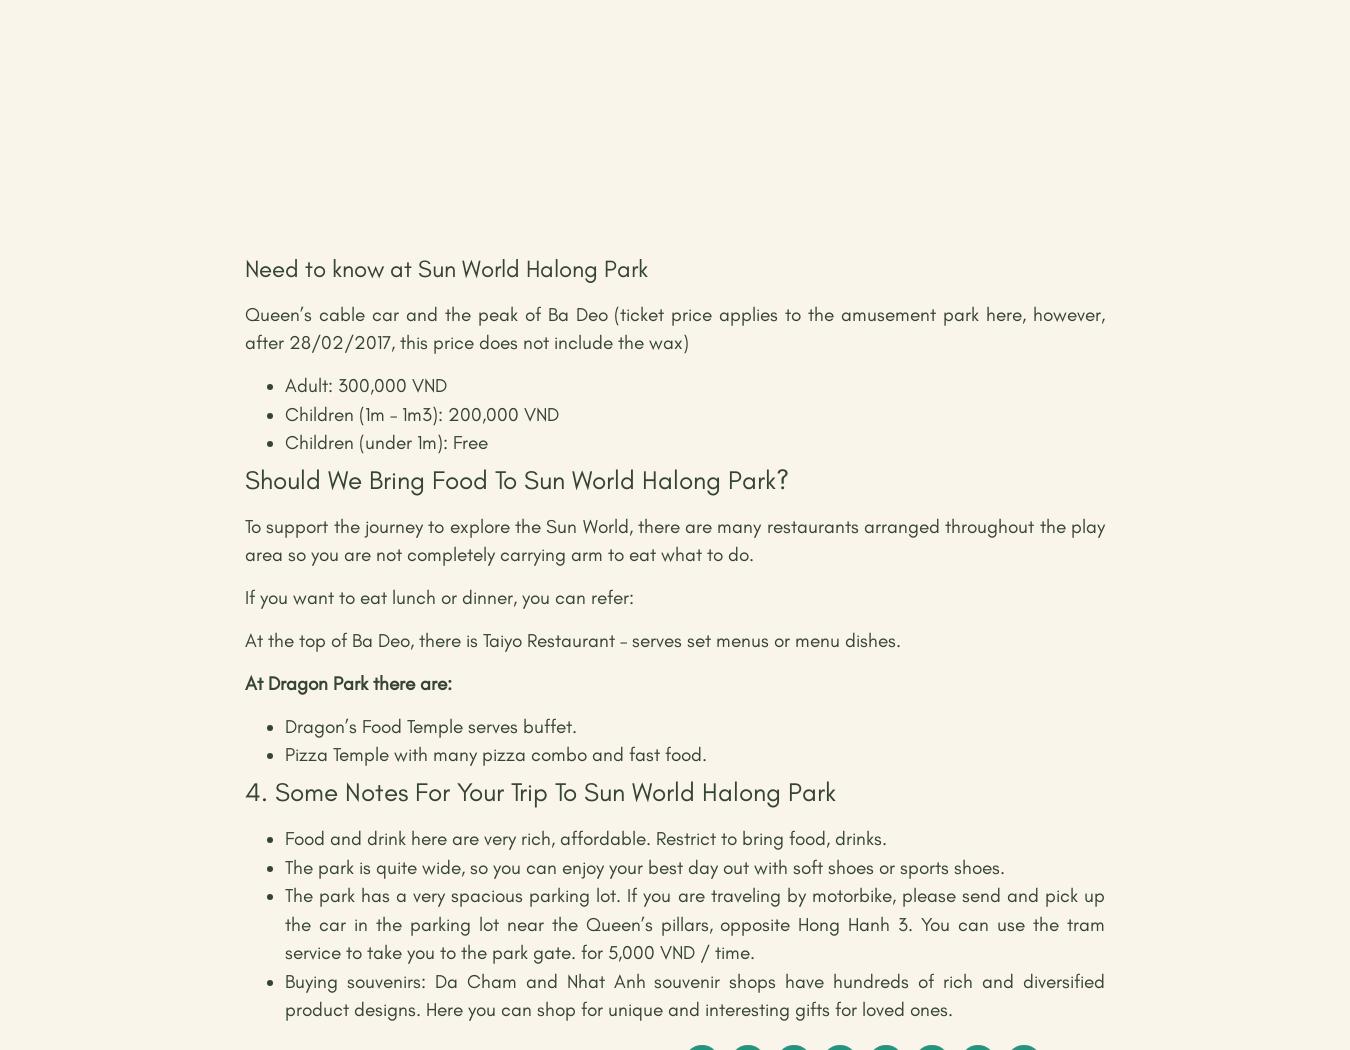 This screenshot has width=1350, height=1050. Describe the element at coordinates (539, 791) in the screenshot. I see `'4. Some notes for your trip to Sun World Halong Park'` at that location.